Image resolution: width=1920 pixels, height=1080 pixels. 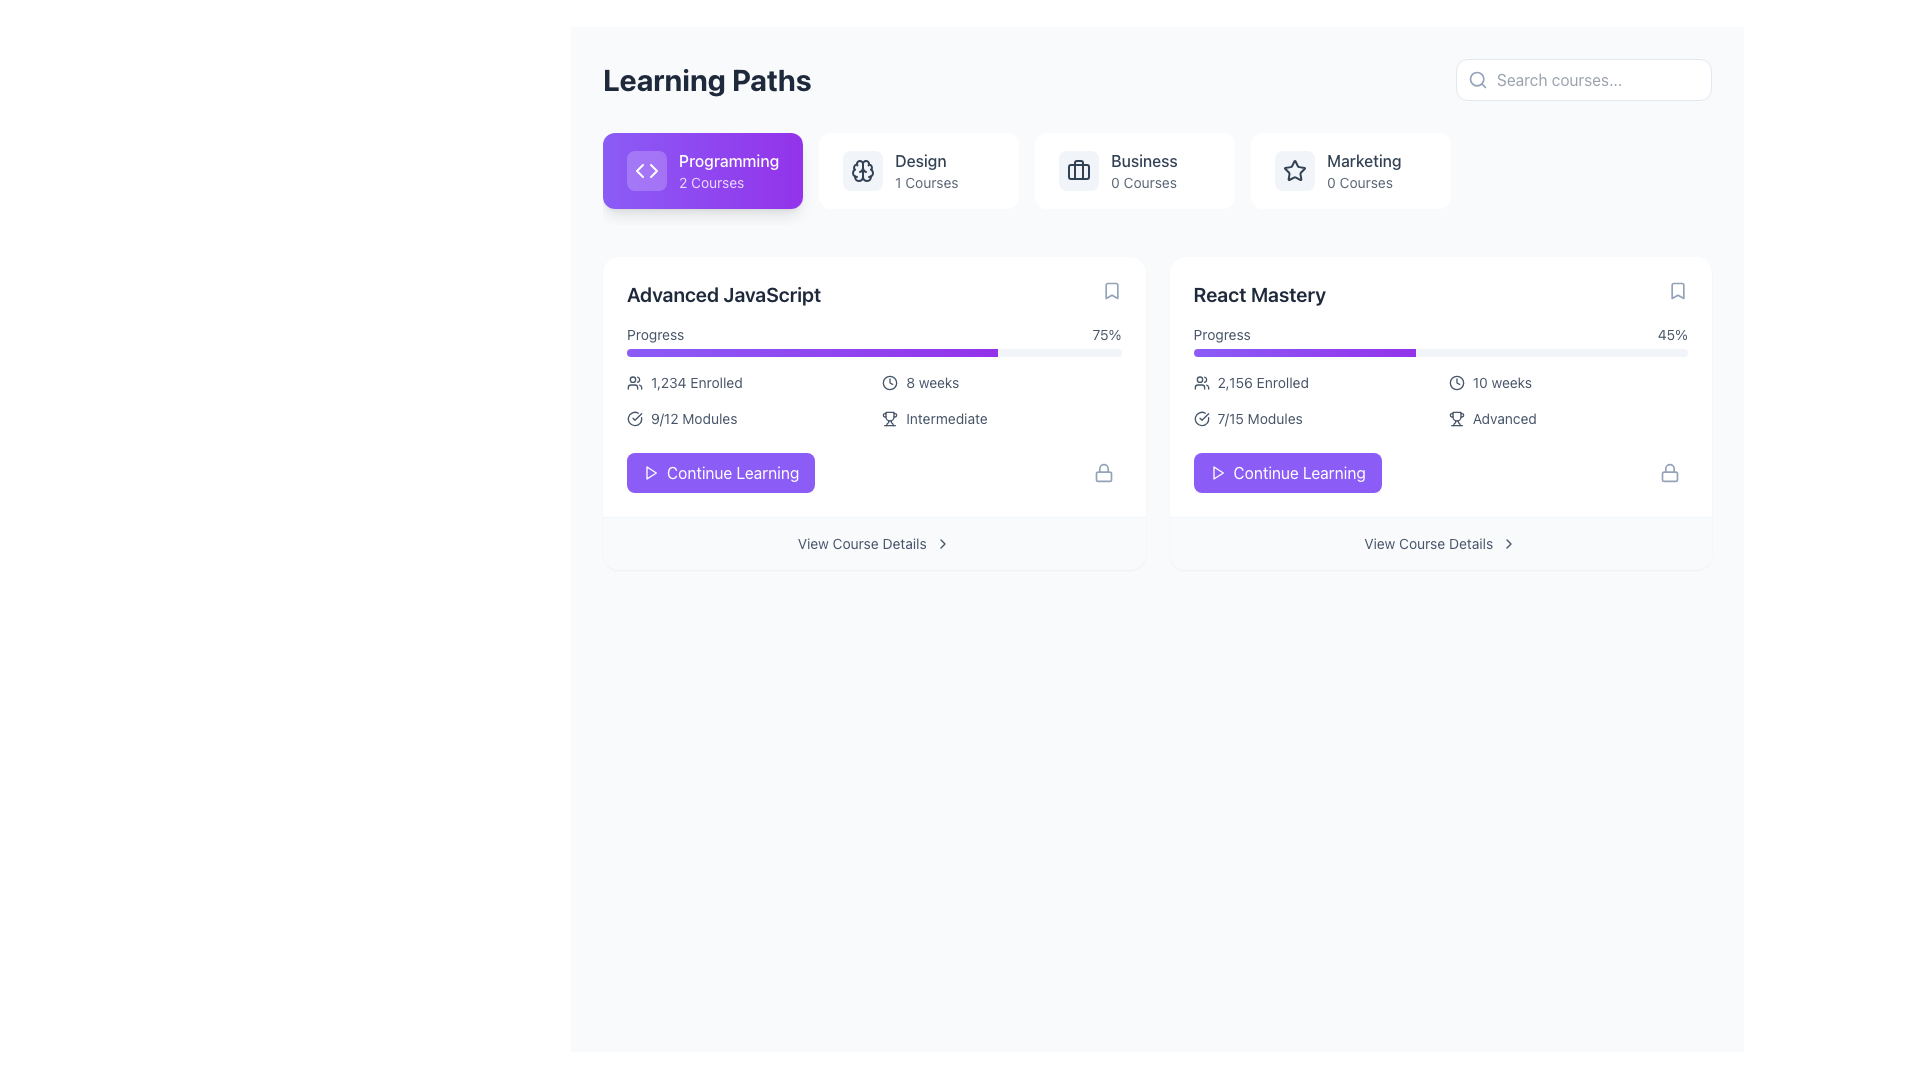 What do you see at coordinates (874, 339) in the screenshot?
I see `the progress bar representing the course progress percentage in the 'Advanced JavaScript' section to visualize the progress percentage` at bounding box center [874, 339].